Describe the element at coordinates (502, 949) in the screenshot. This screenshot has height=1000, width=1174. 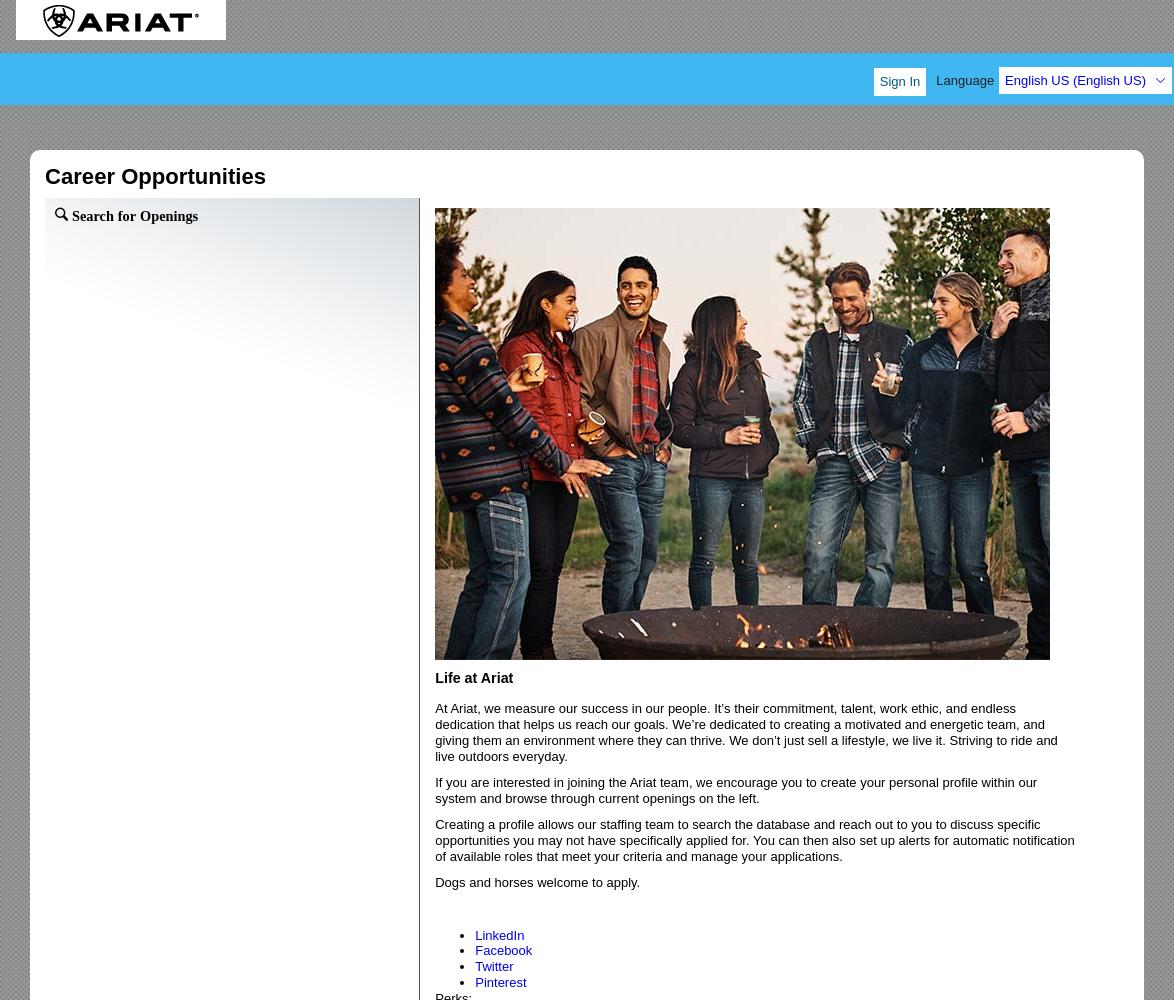
I see `'Facebook'` at that location.